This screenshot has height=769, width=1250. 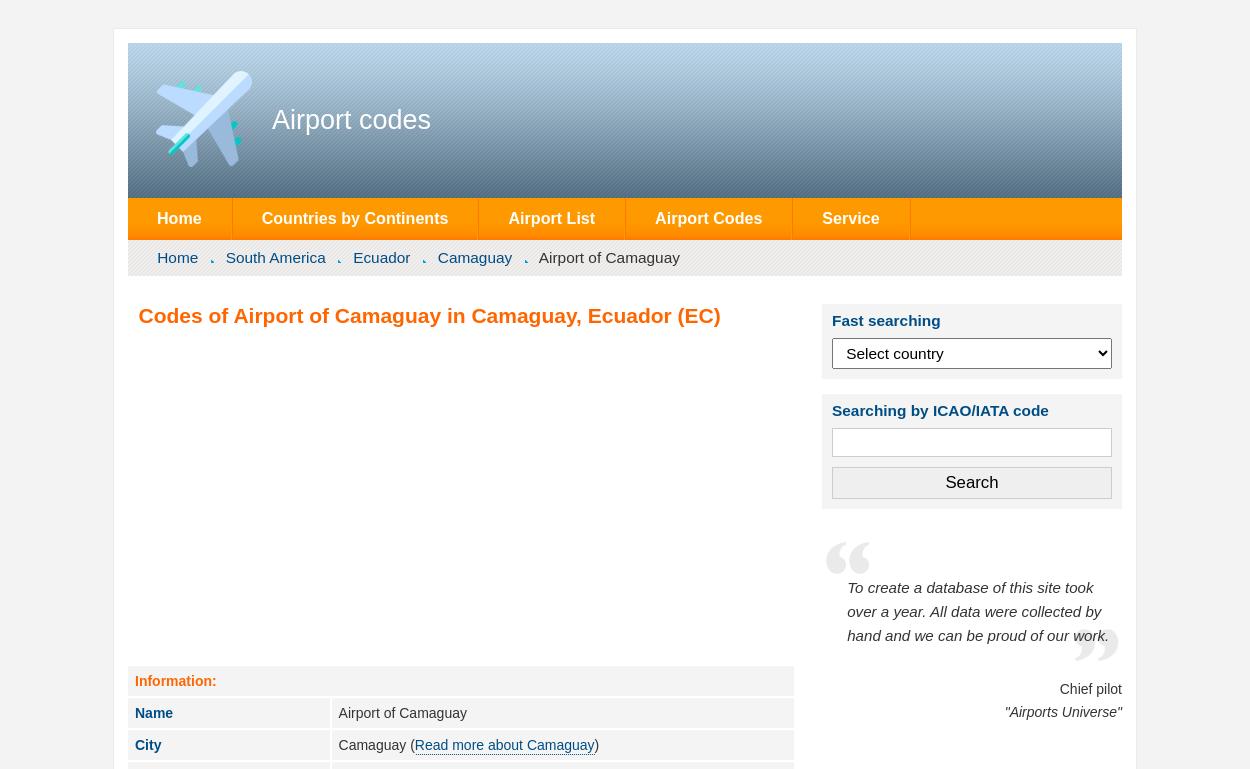 What do you see at coordinates (429, 314) in the screenshot?
I see `'Codes of Airport of Camaguay in Camaguay, Ecuador (EC)'` at bounding box center [429, 314].